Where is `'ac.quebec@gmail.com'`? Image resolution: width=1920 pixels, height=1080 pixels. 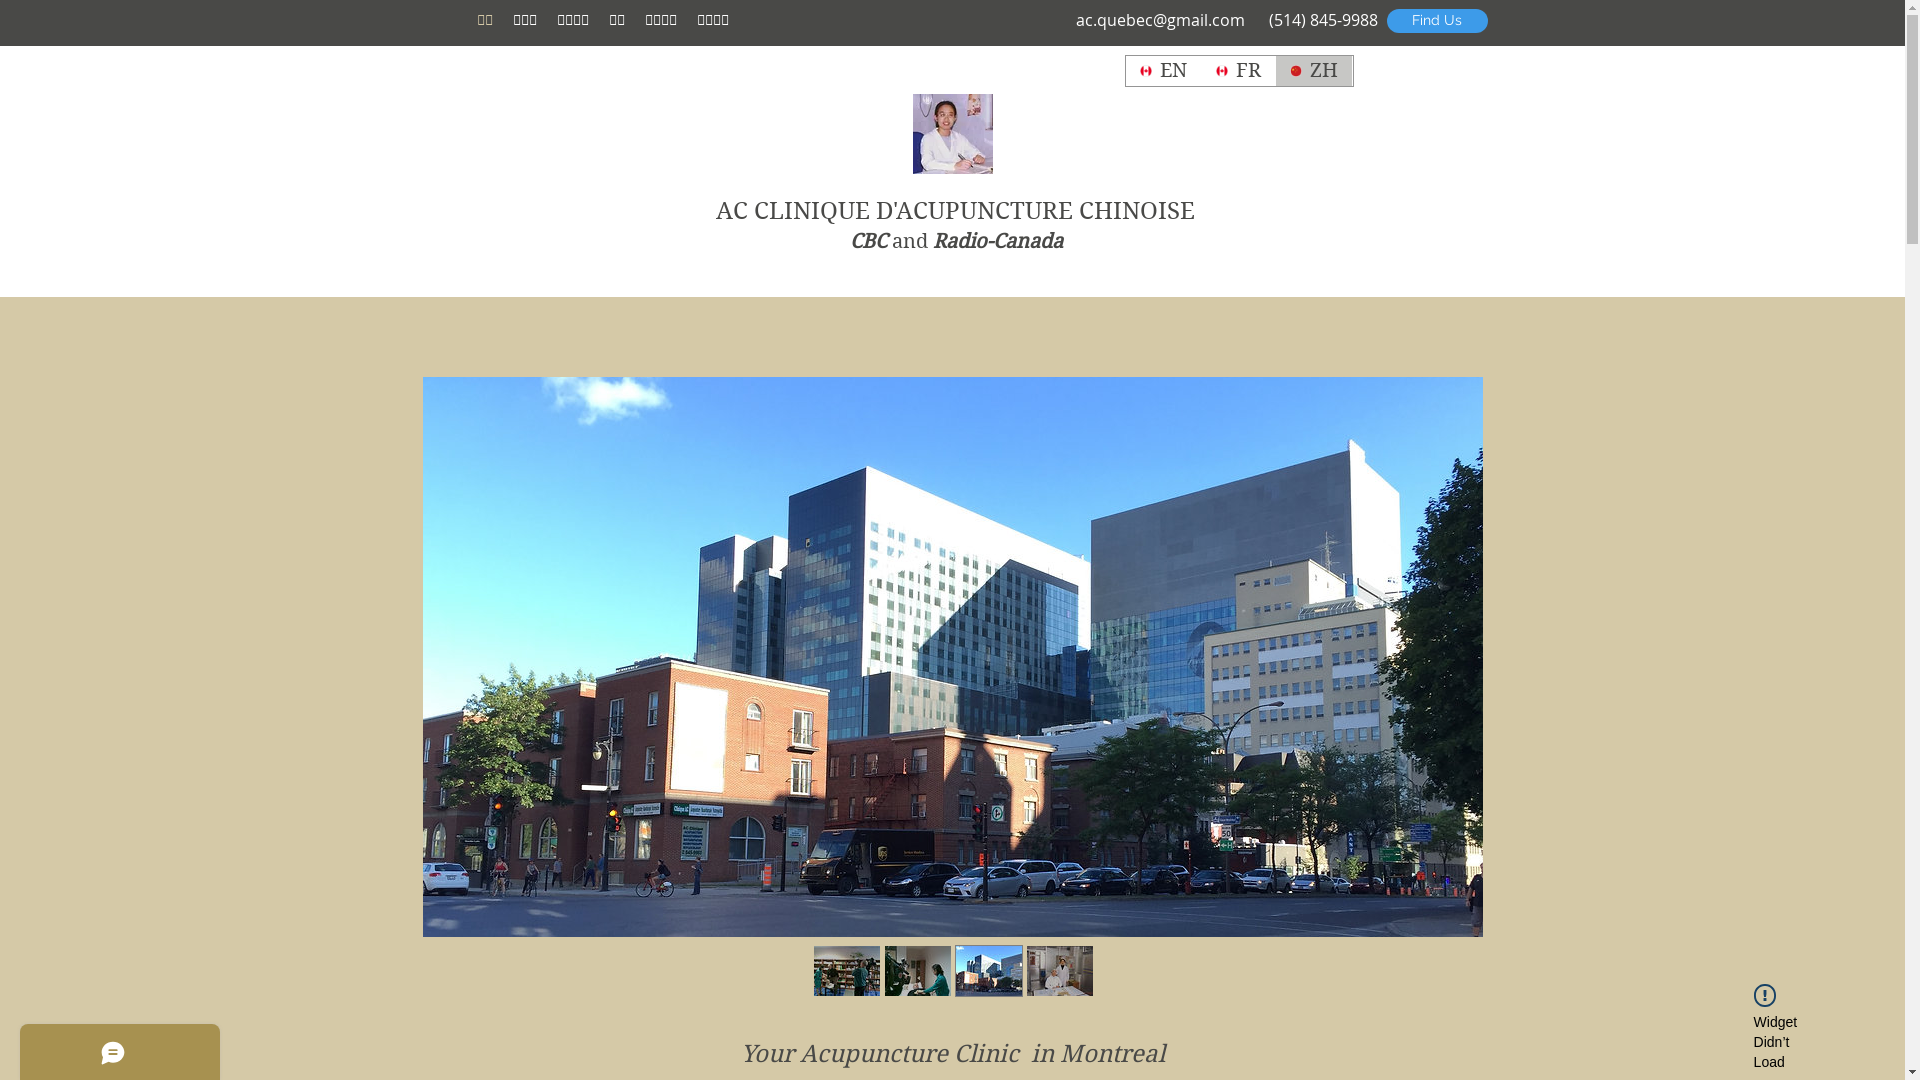
'ac.quebec@gmail.com' is located at coordinates (1160, 19).